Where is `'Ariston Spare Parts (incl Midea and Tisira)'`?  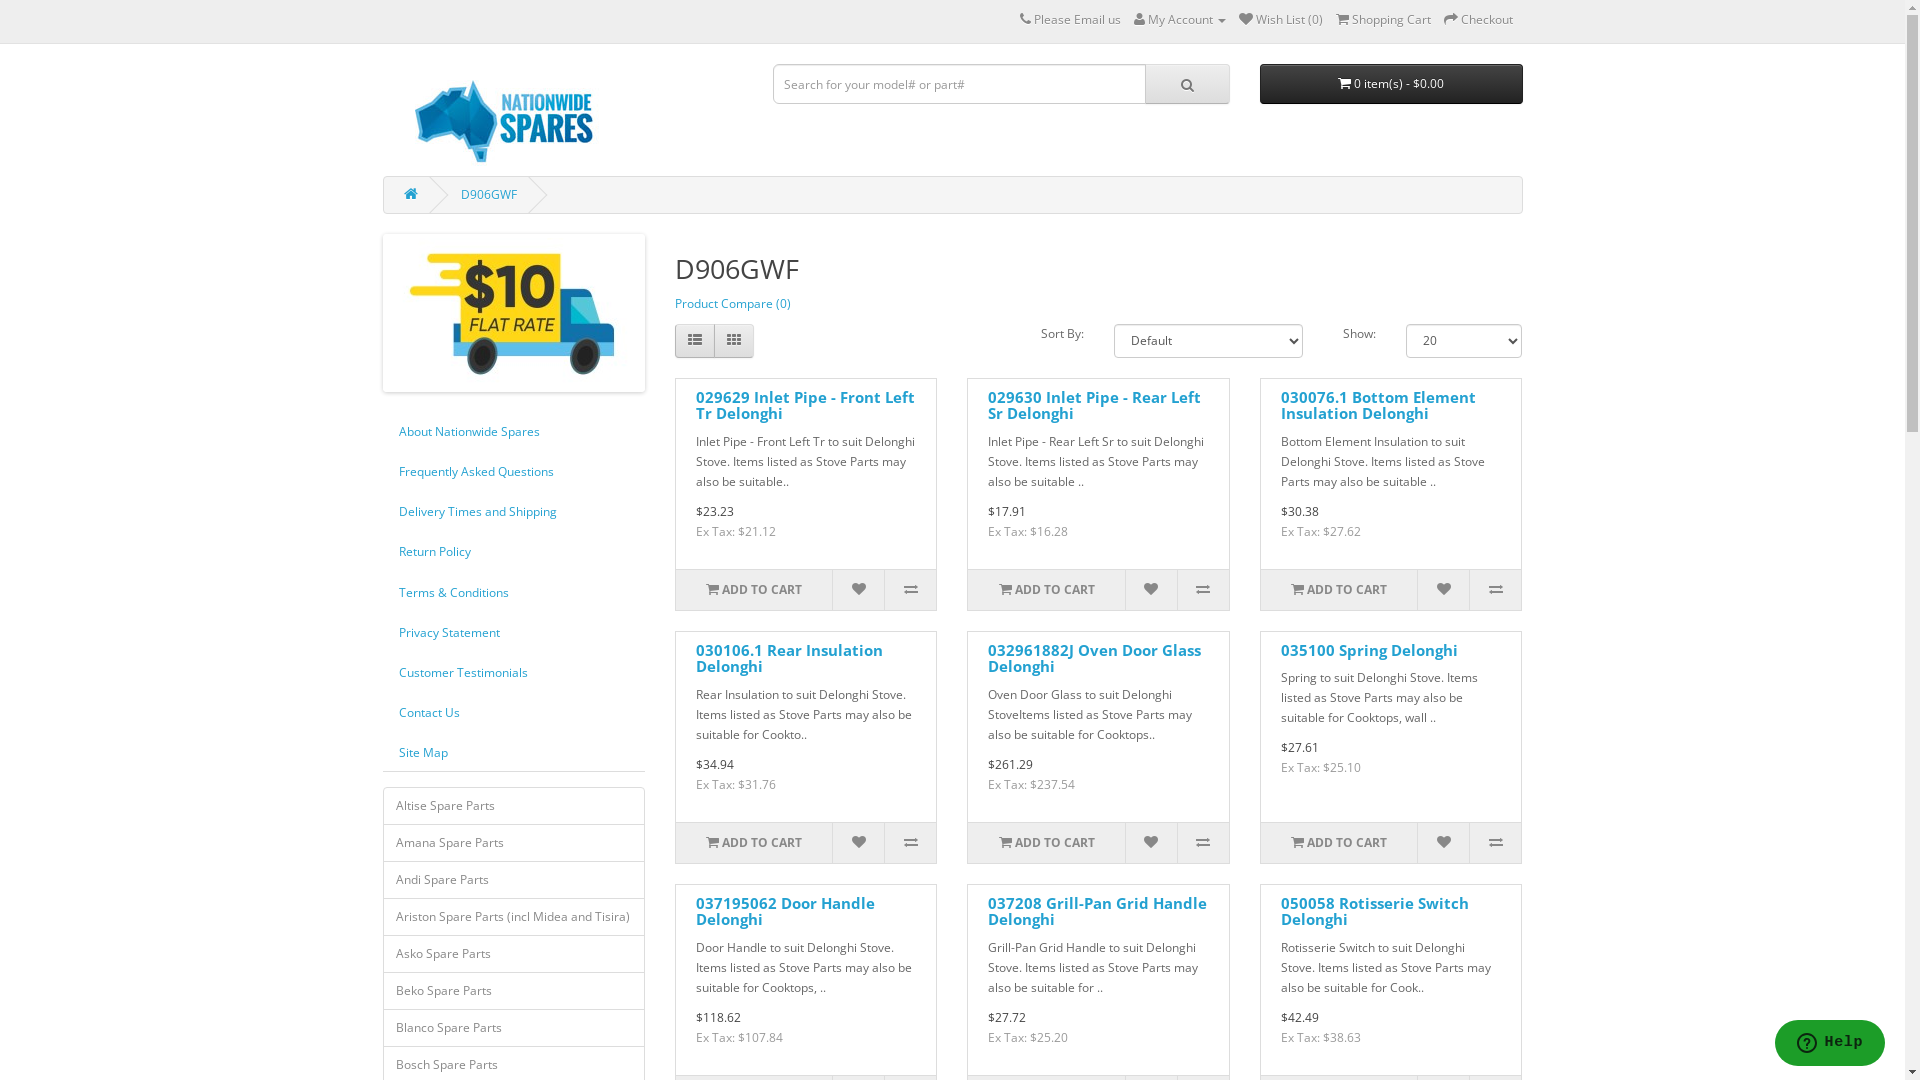 'Ariston Spare Parts (incl Midea and Tisira)' is located at coordinates (513, 917).